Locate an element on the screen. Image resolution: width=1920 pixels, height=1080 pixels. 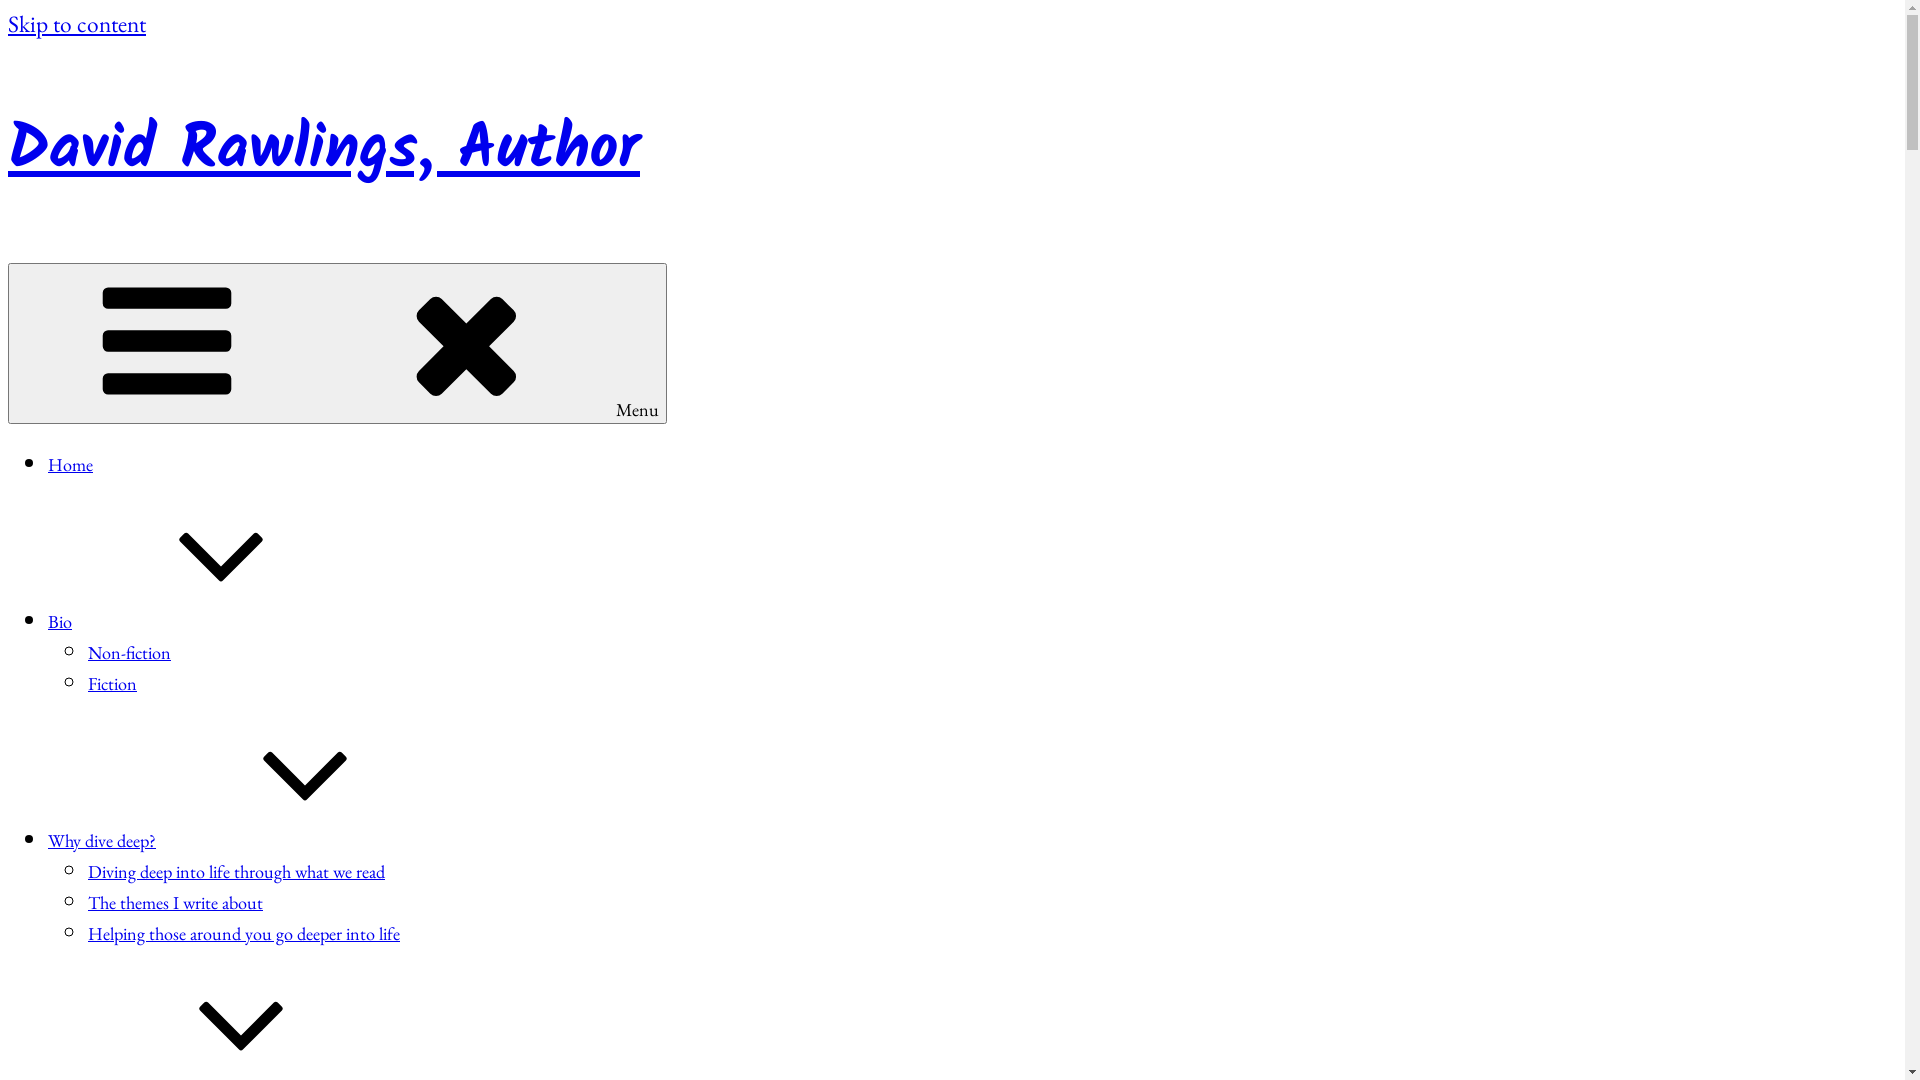
'Helping those around you go deeper into life' is located at coordinates (243, 933).